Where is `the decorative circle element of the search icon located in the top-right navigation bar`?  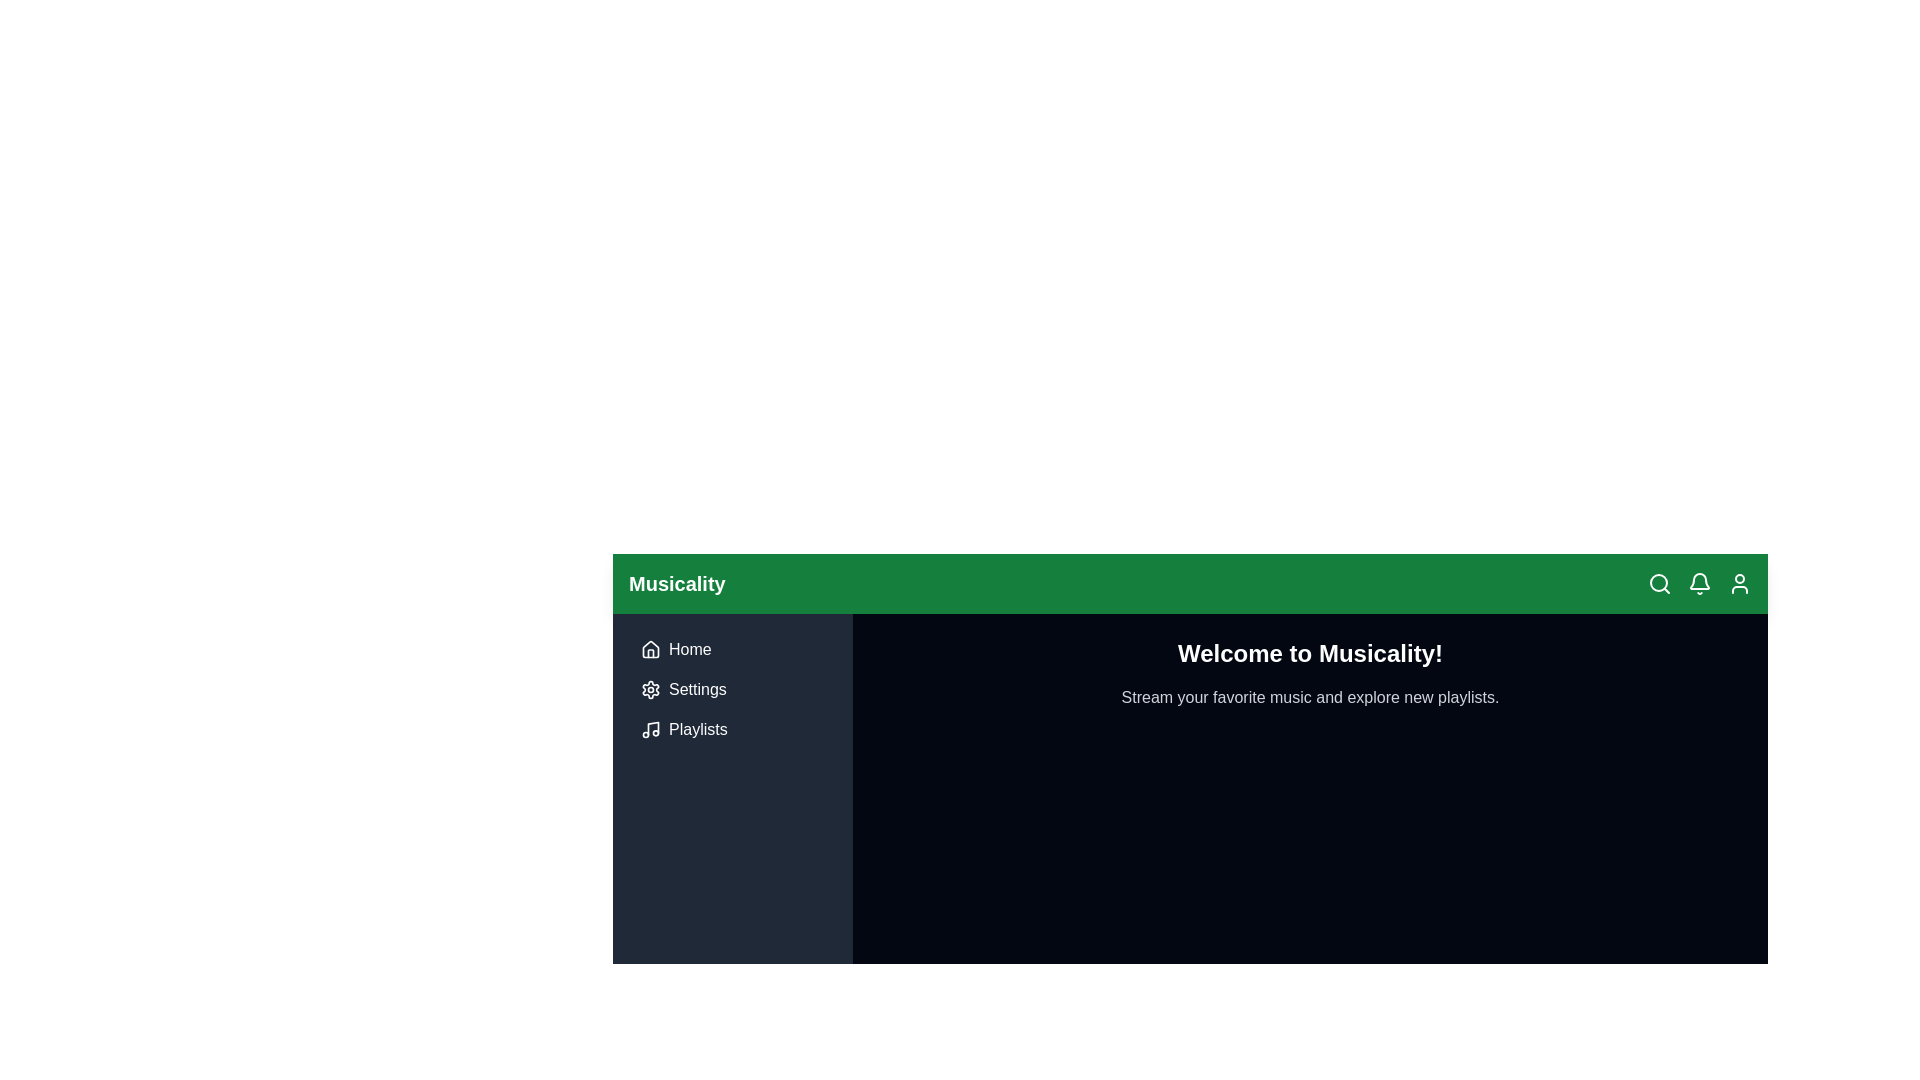 the decorative circle element of the search icon located in the top-right navigation bar is located at coordinates (1659, 582).